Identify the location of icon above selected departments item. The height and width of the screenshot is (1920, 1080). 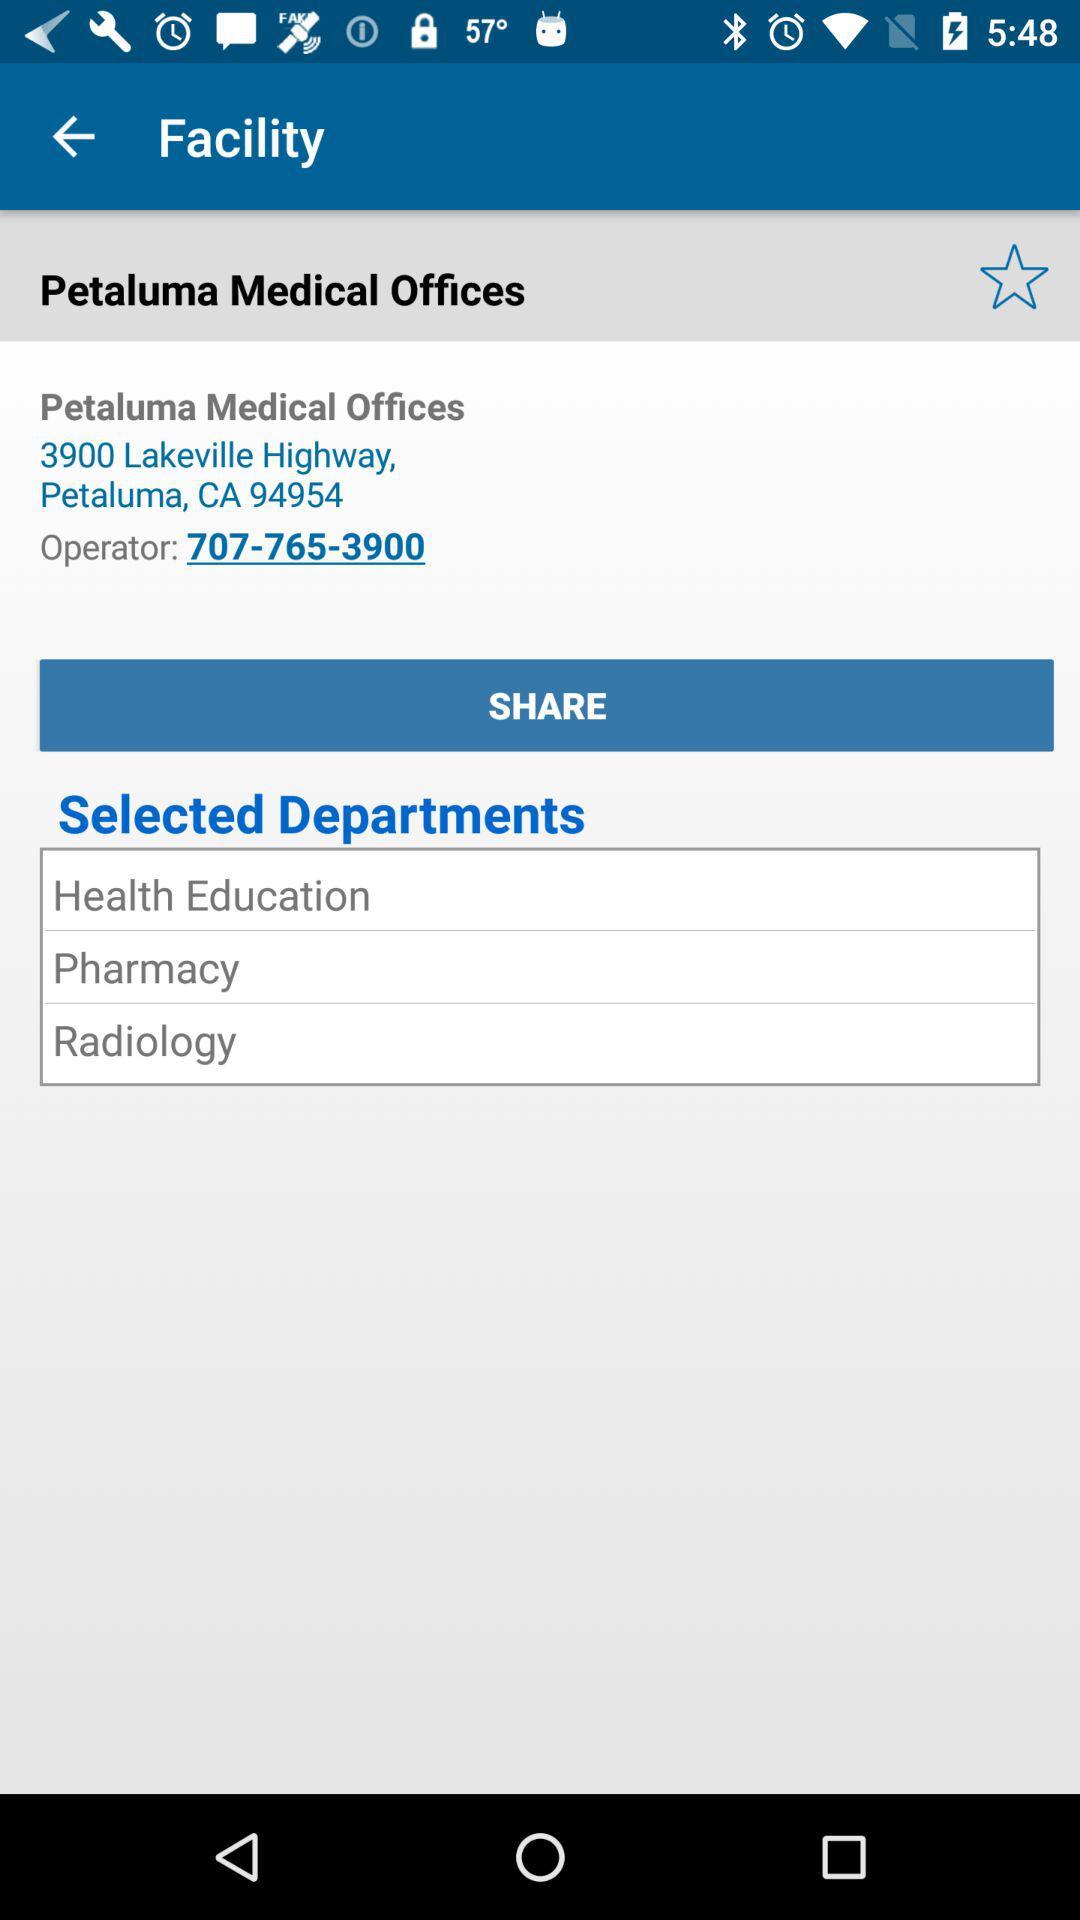
(546, 705).